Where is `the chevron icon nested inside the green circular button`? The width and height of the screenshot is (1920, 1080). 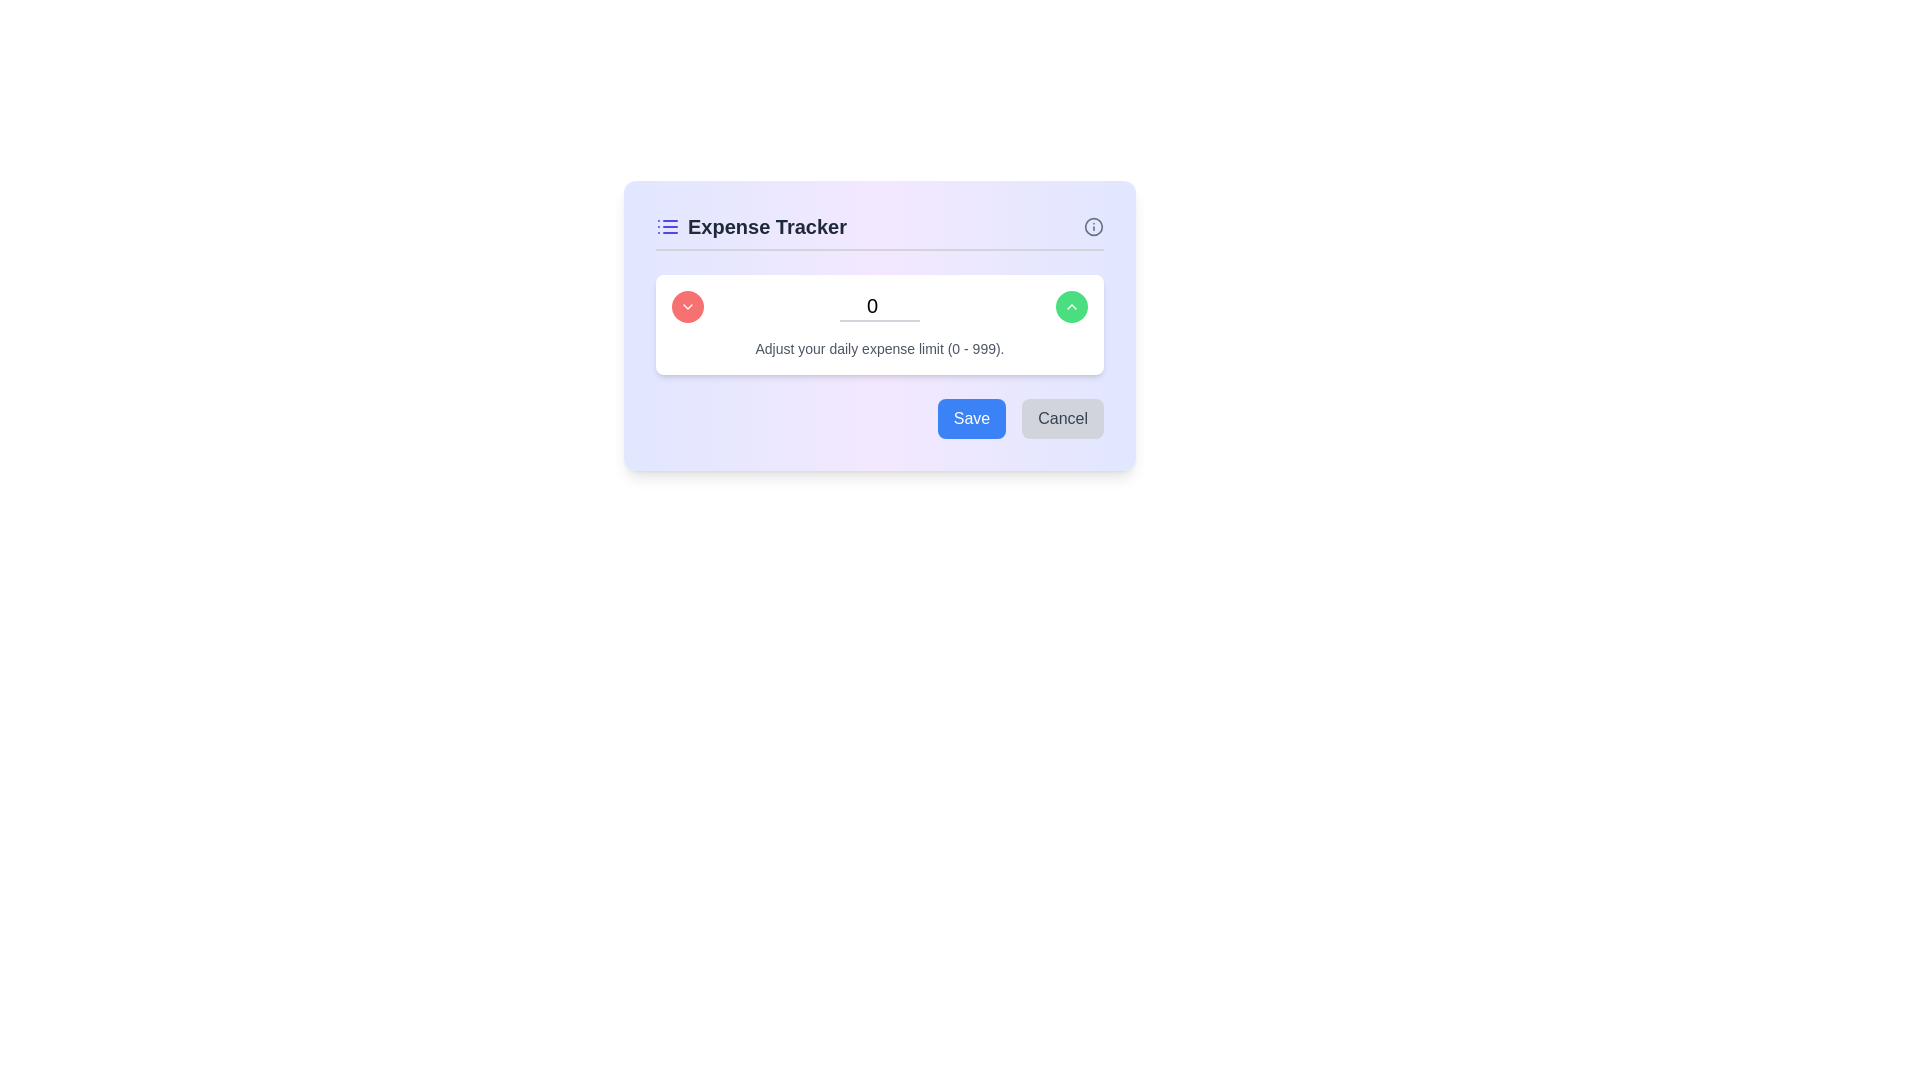
the chevron icon nested inside the green circular button is located at coordinates (1070, 307).